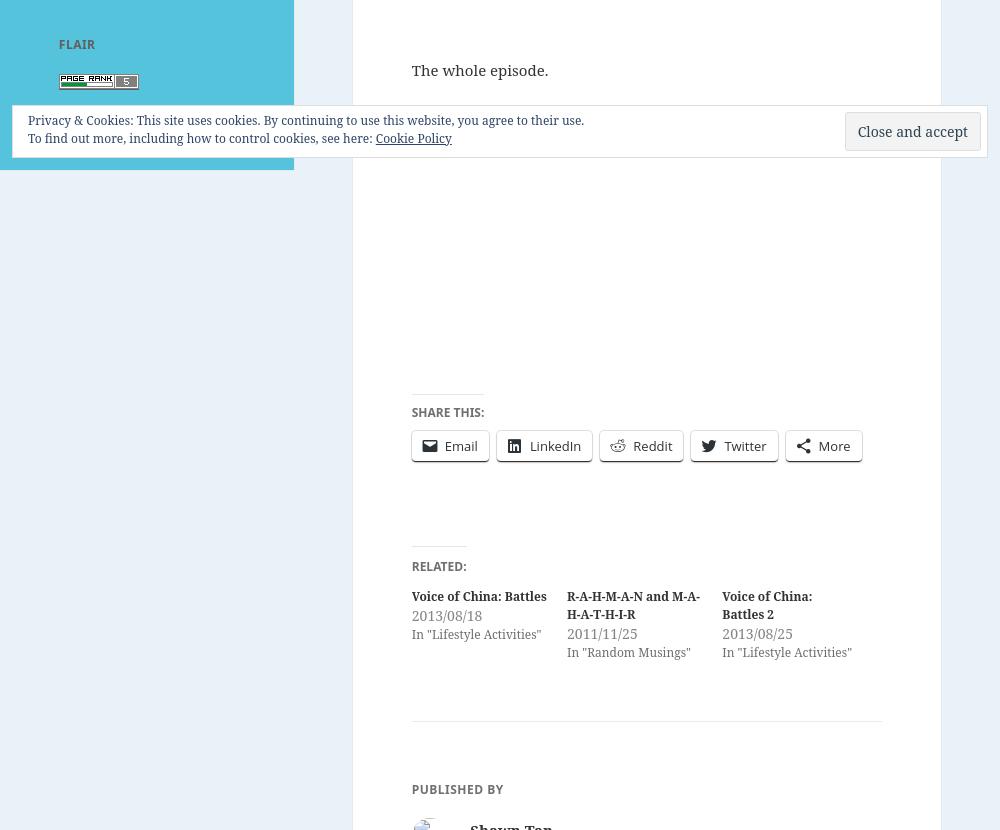  I want to click on 'More', so click(817, 445).